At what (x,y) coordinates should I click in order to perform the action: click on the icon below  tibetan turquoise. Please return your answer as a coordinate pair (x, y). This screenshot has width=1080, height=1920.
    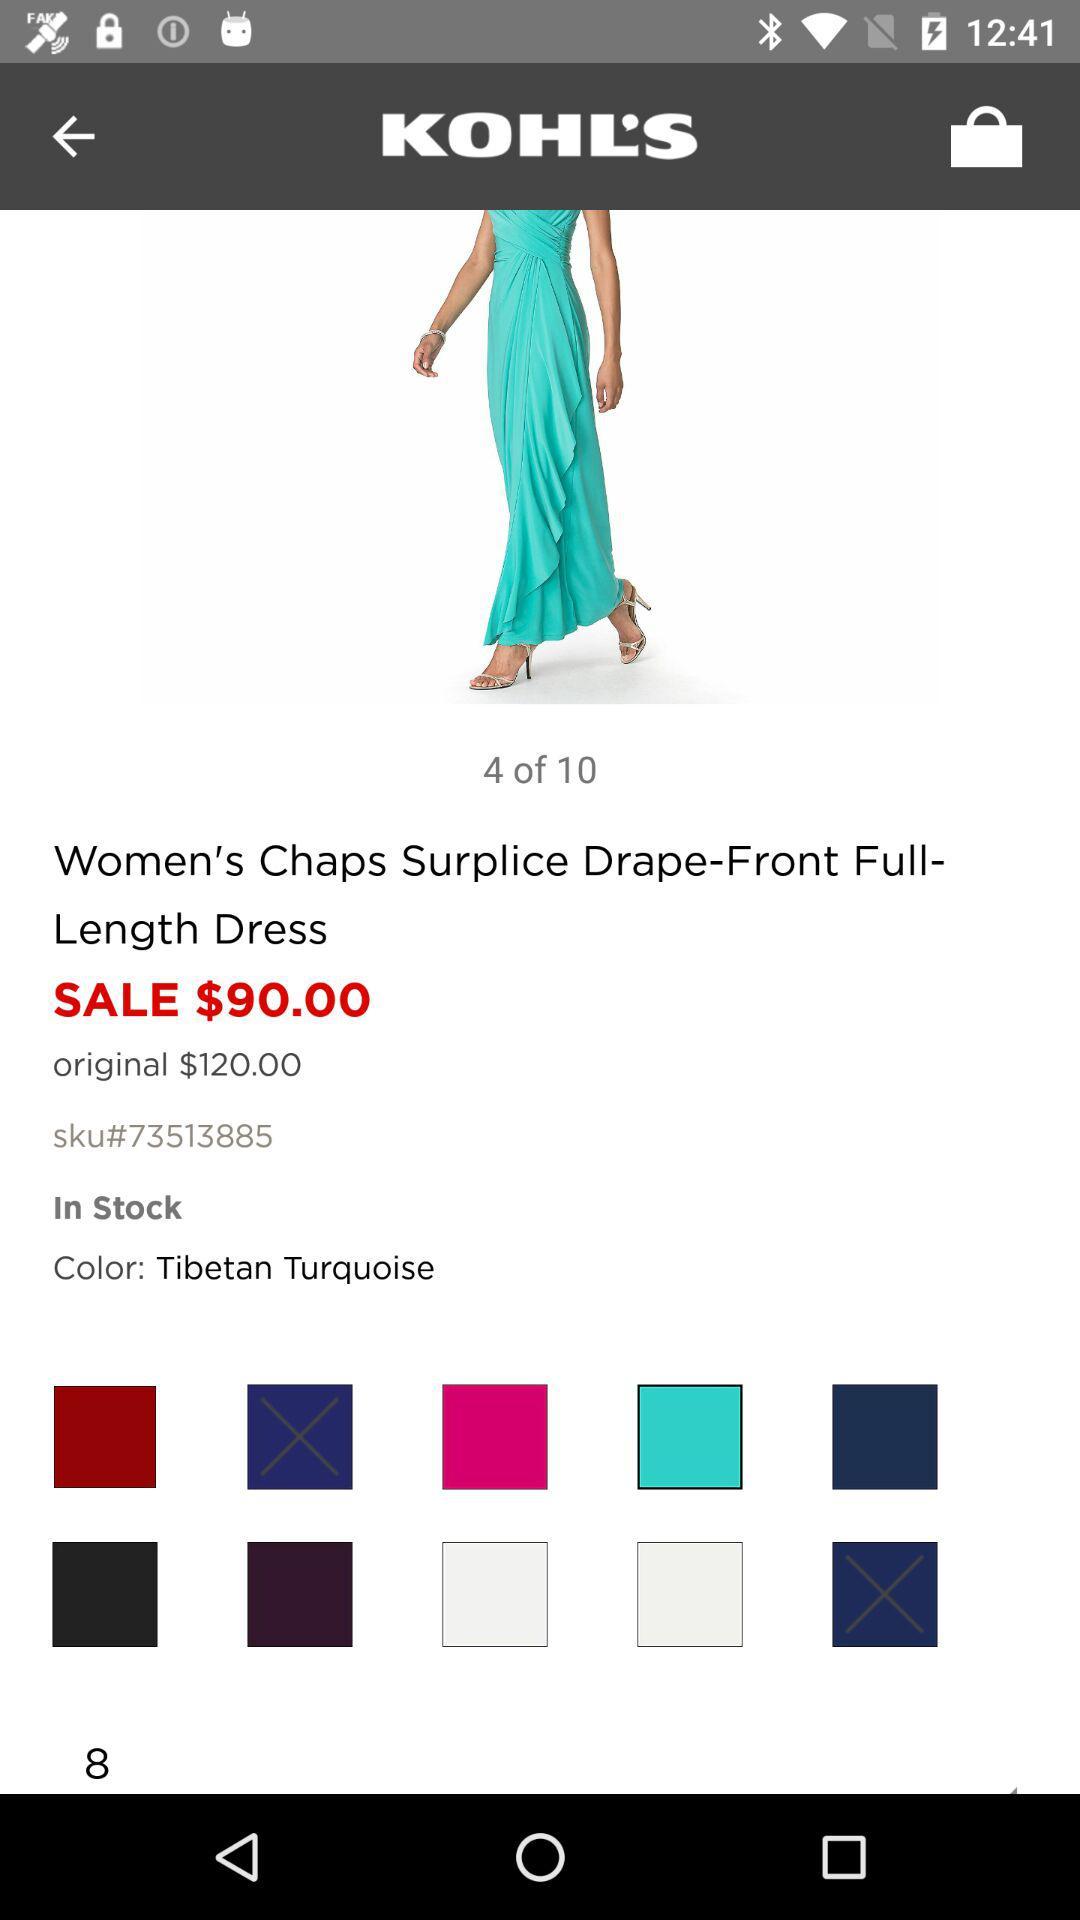
    Looking at the image, I should click on (494, 1435).